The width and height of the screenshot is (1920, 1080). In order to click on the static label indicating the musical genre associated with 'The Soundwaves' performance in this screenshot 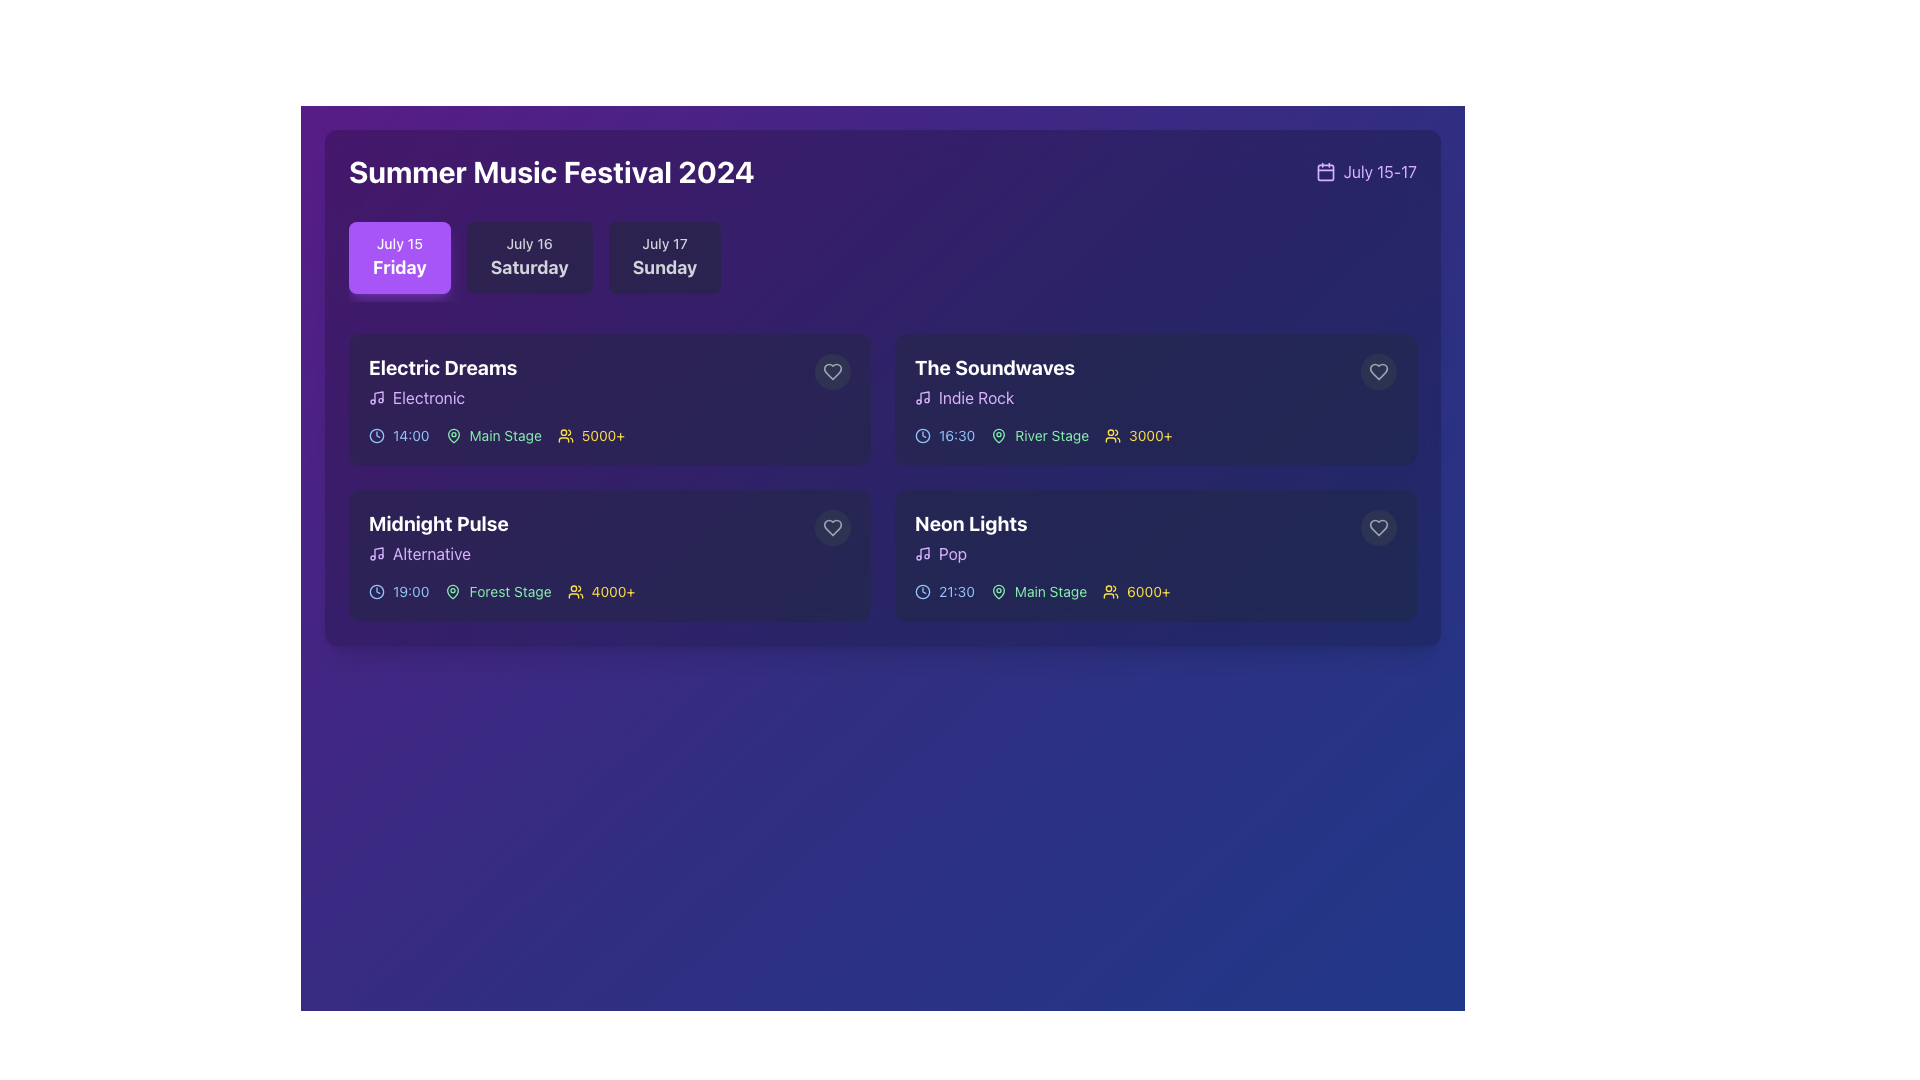, I will do `click(995, 397)`.